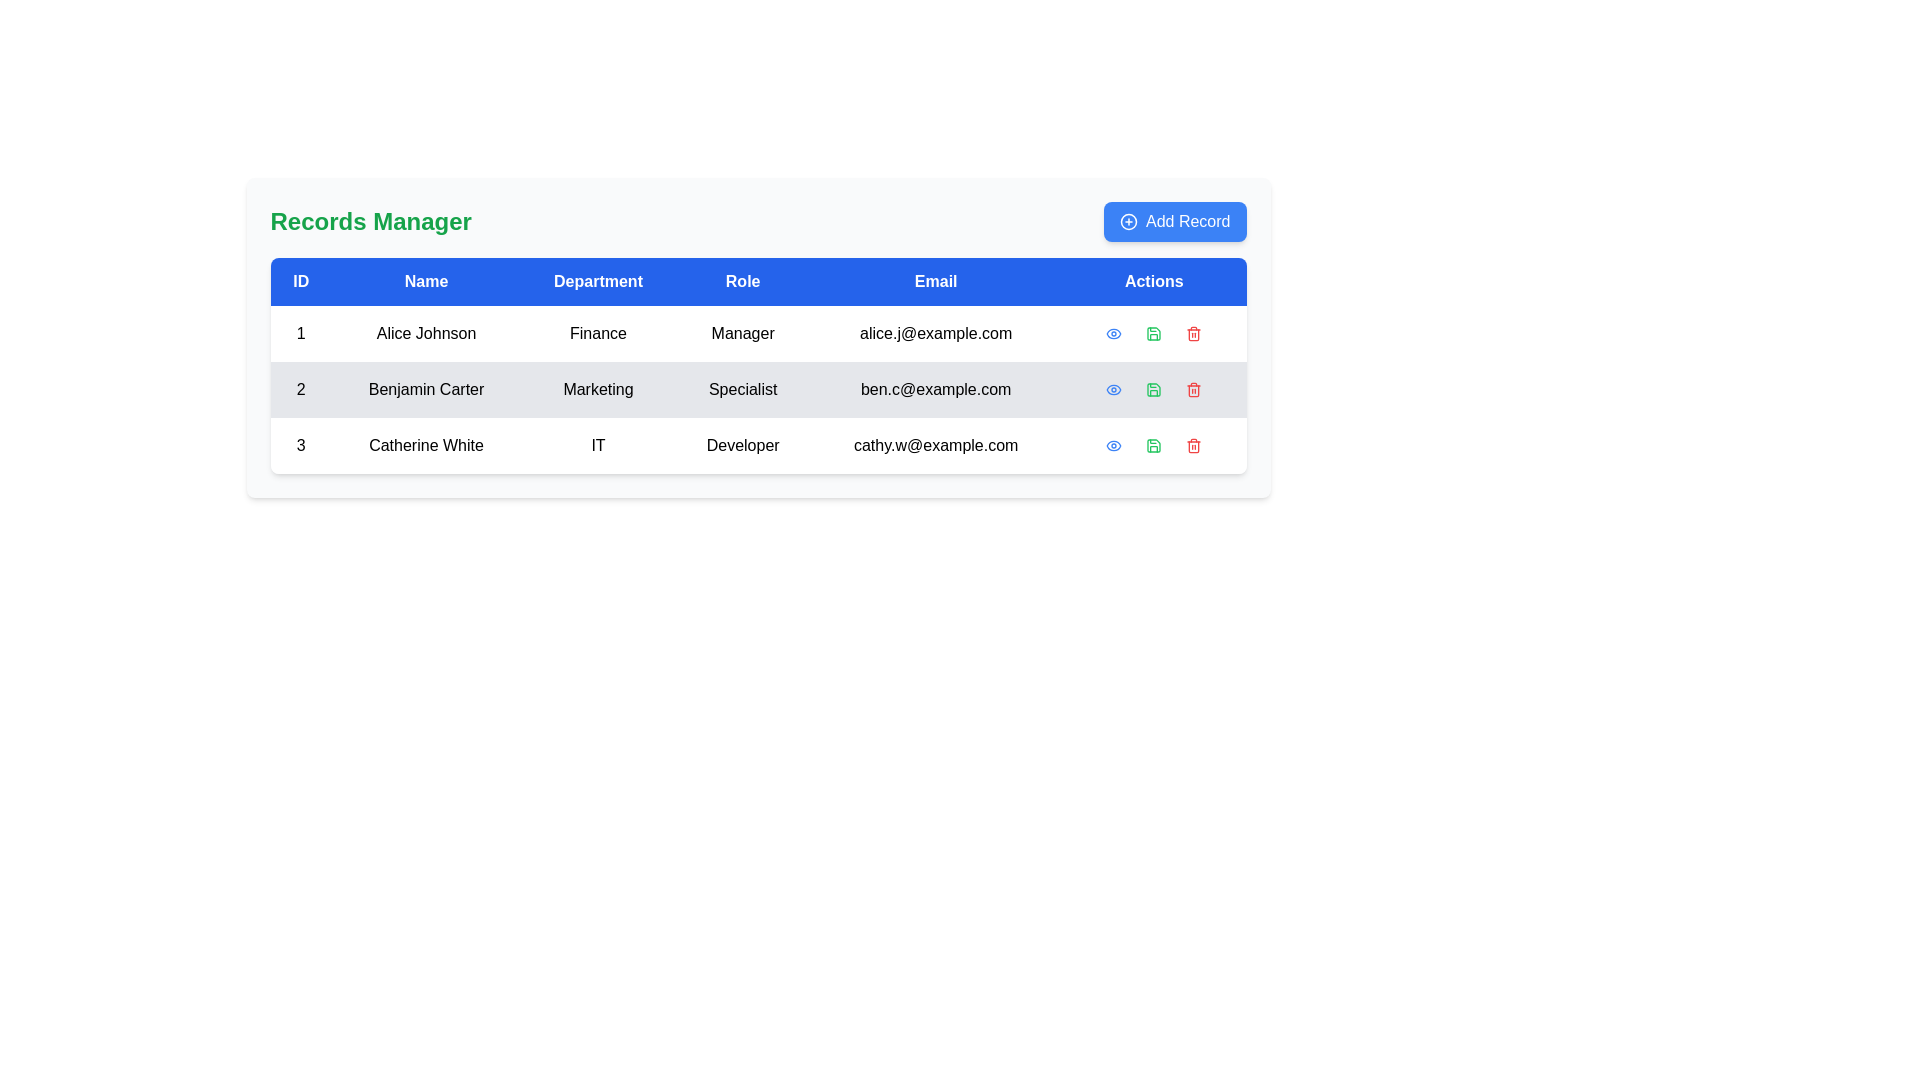 Image resolution: width=1920 pixels, height=1080 pixels. Describe the element at coordinates (300, 445) in the screenshot. I see `the Text Cell containing the number '3', which is the first cell of the last row in the table under the 'ID' column` at that location.